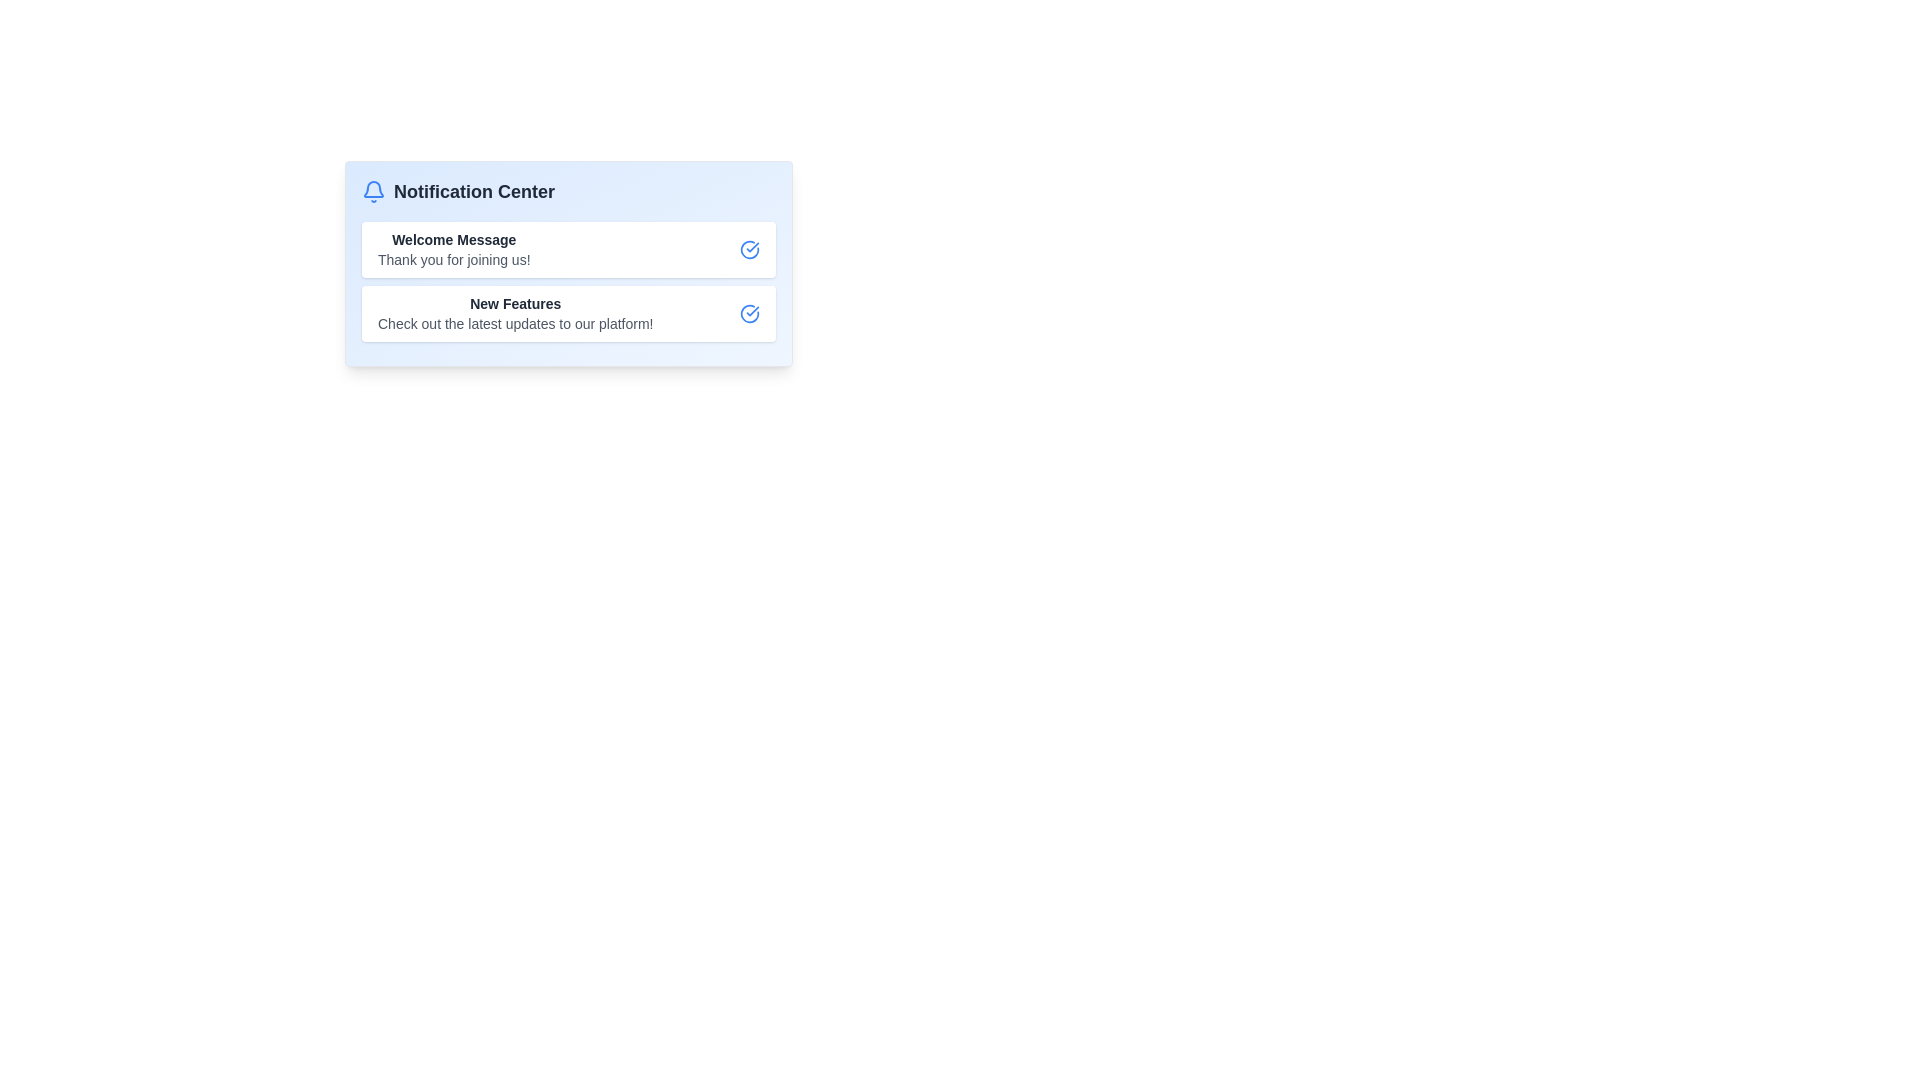  I want to click on the Text label that serves as a descriptive title for the notification, located near the top of the notification area, so click(453, 238).